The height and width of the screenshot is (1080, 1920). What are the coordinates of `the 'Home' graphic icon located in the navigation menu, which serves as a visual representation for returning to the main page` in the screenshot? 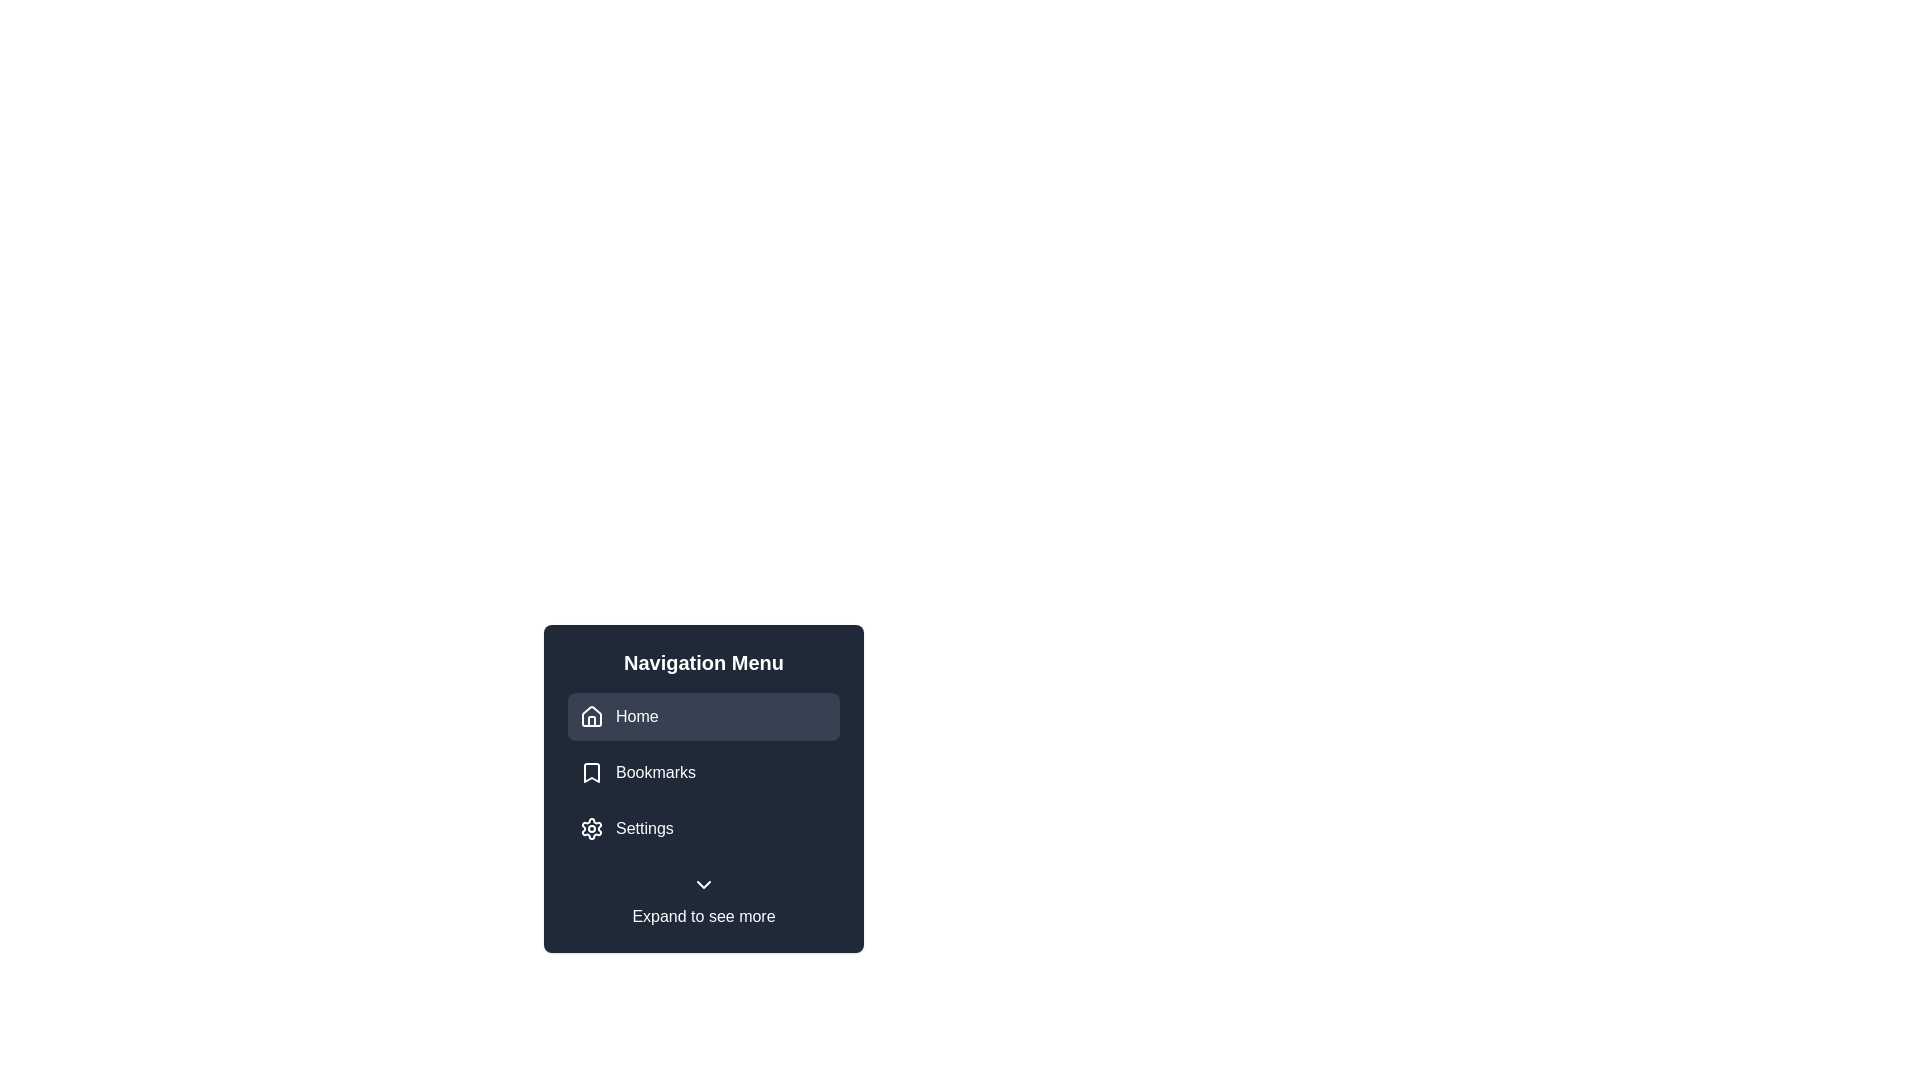 It's located at (590, 715).